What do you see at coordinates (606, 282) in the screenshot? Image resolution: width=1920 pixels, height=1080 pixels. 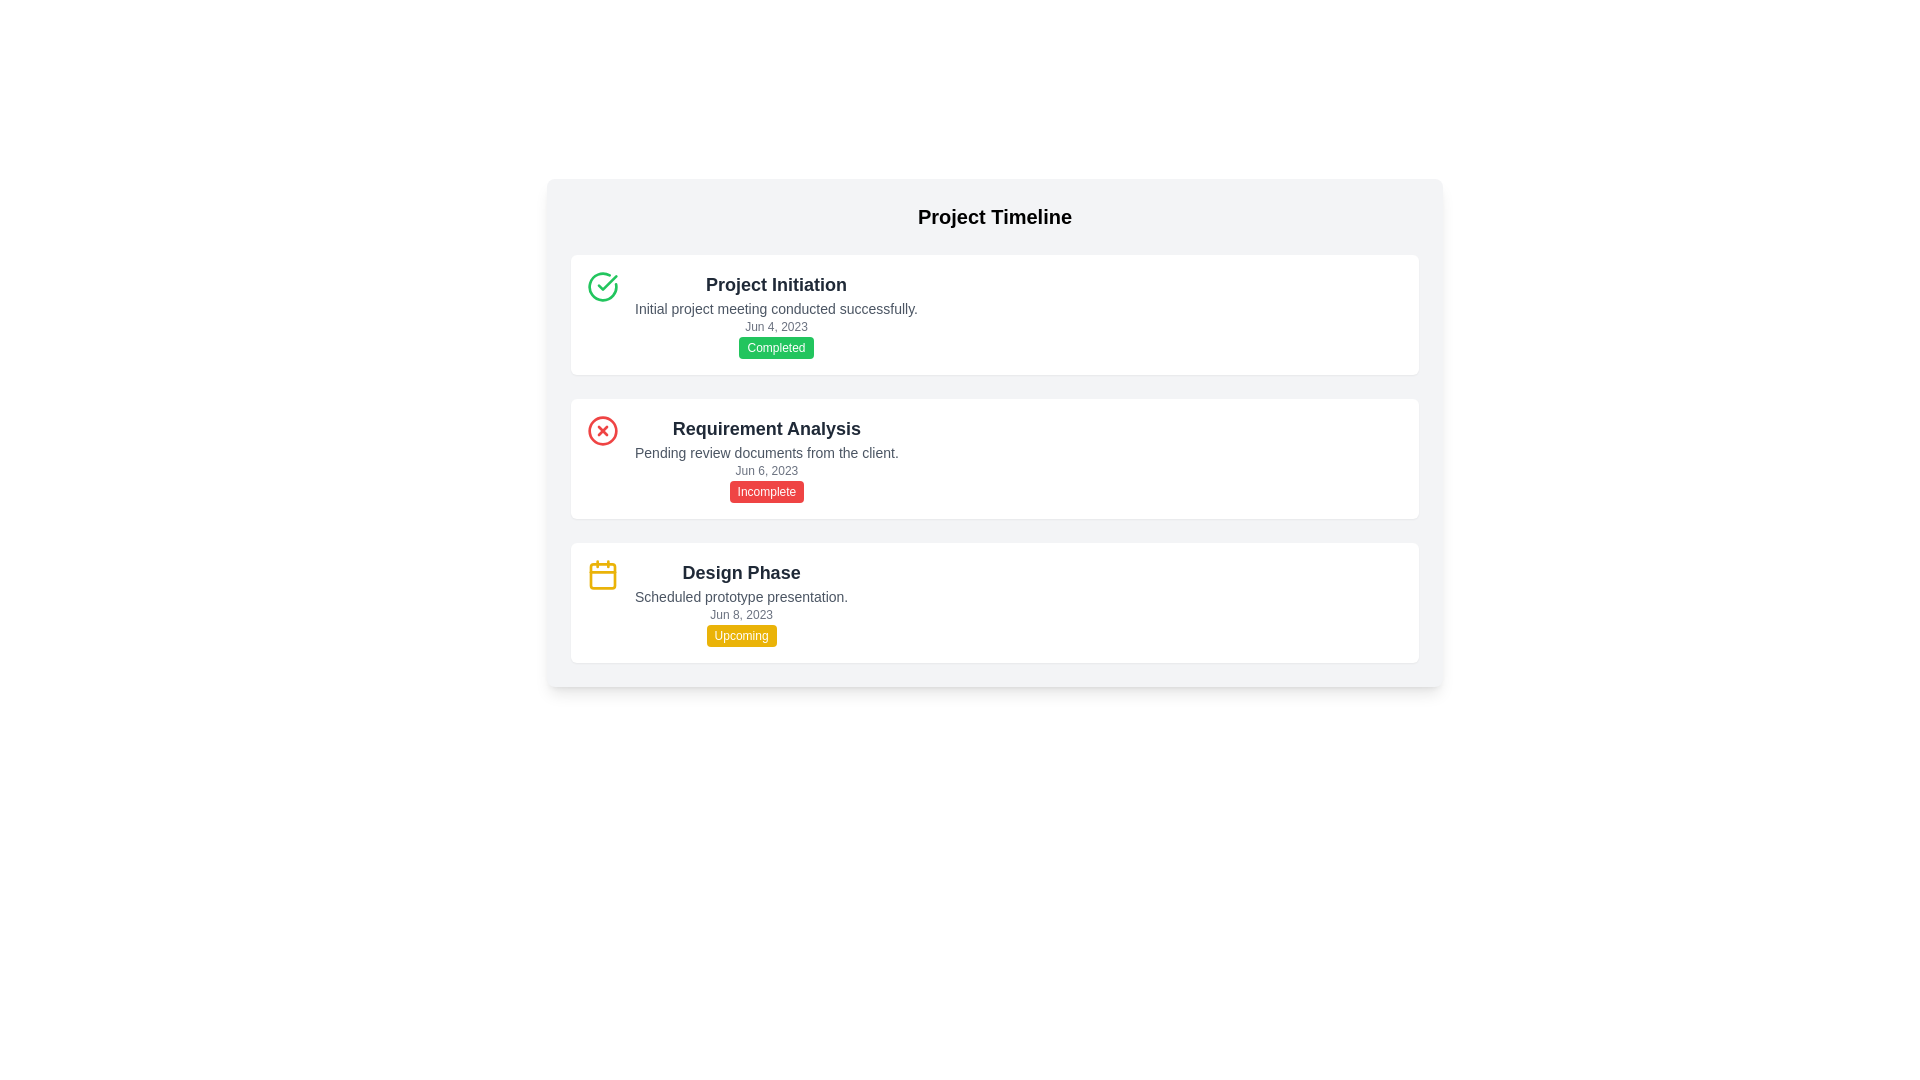 I see `the completion icon, which is a green checkmark within a circle, located in the 'Project Initiation' section under 'Project Timeline'` at bounding box center [606, 282].